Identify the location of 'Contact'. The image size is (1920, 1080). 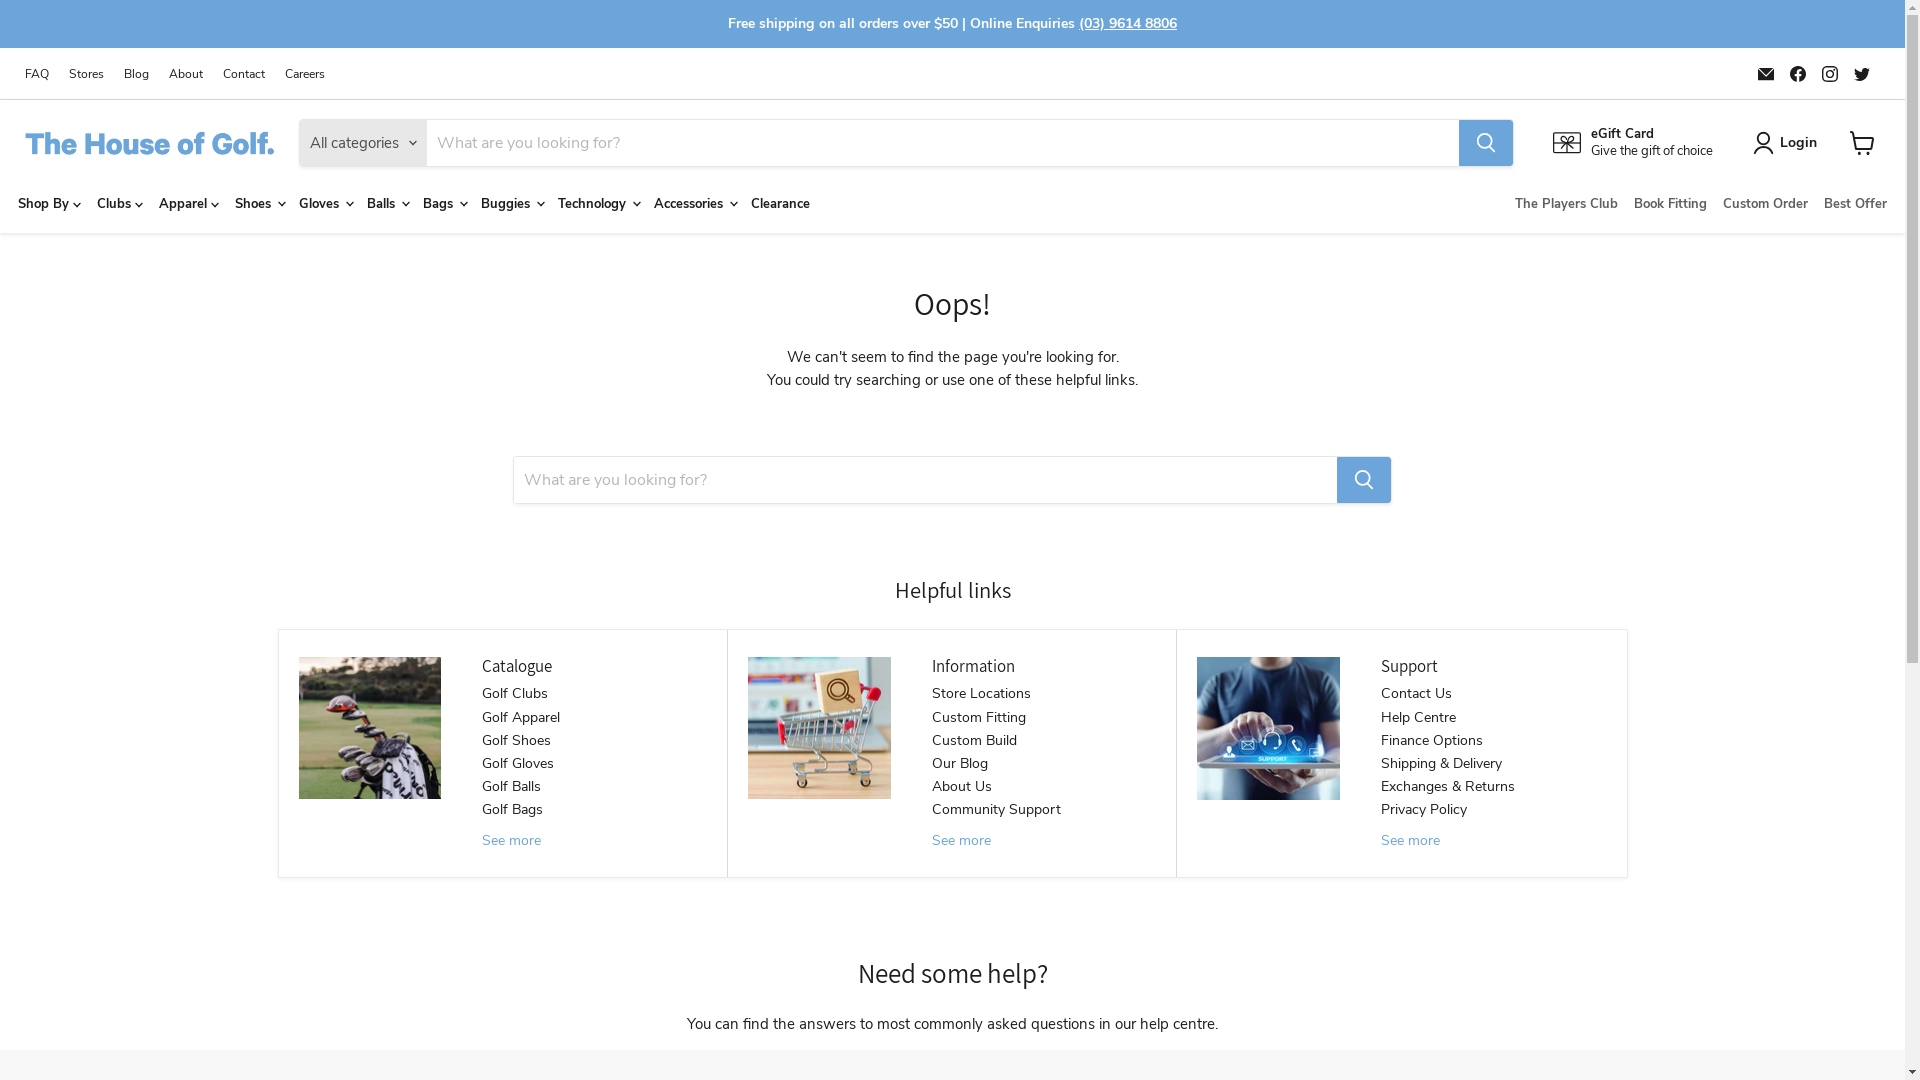
(243, 72).